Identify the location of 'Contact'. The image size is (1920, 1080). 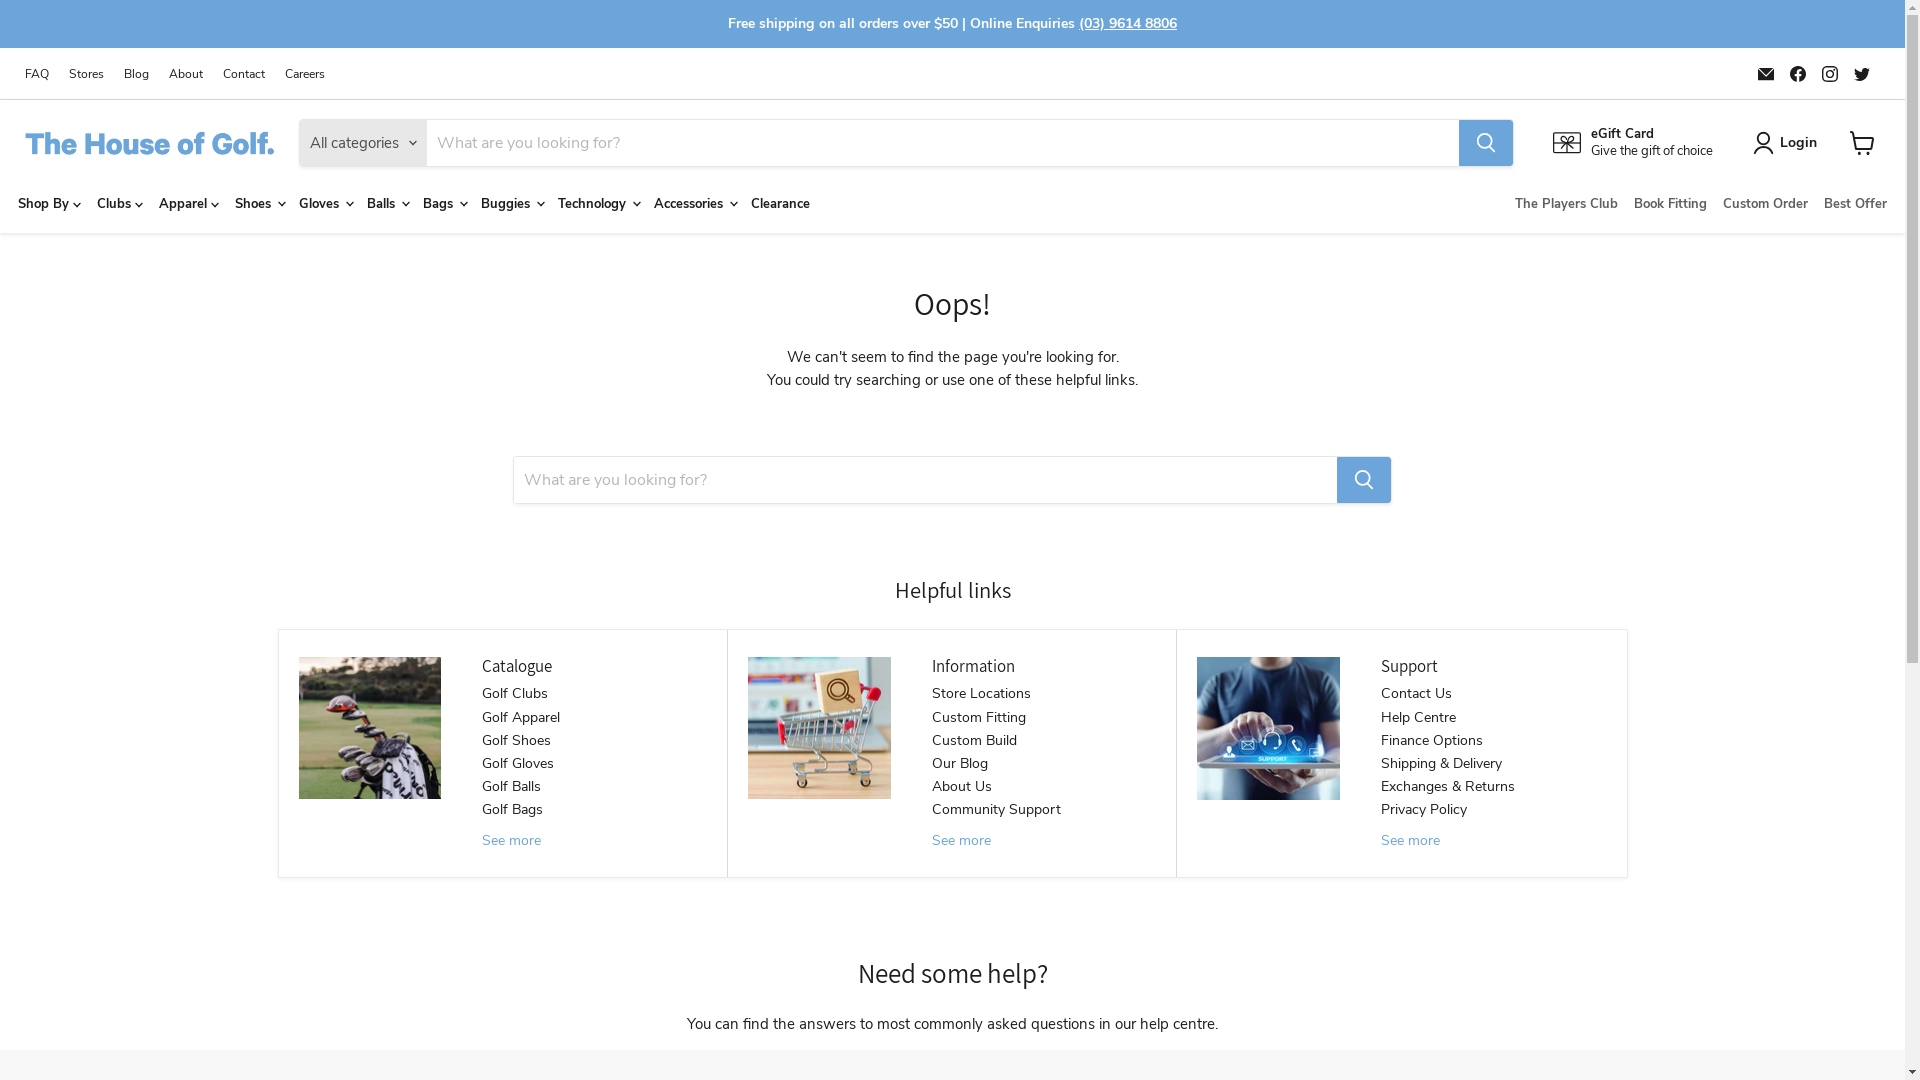
(243, 72).